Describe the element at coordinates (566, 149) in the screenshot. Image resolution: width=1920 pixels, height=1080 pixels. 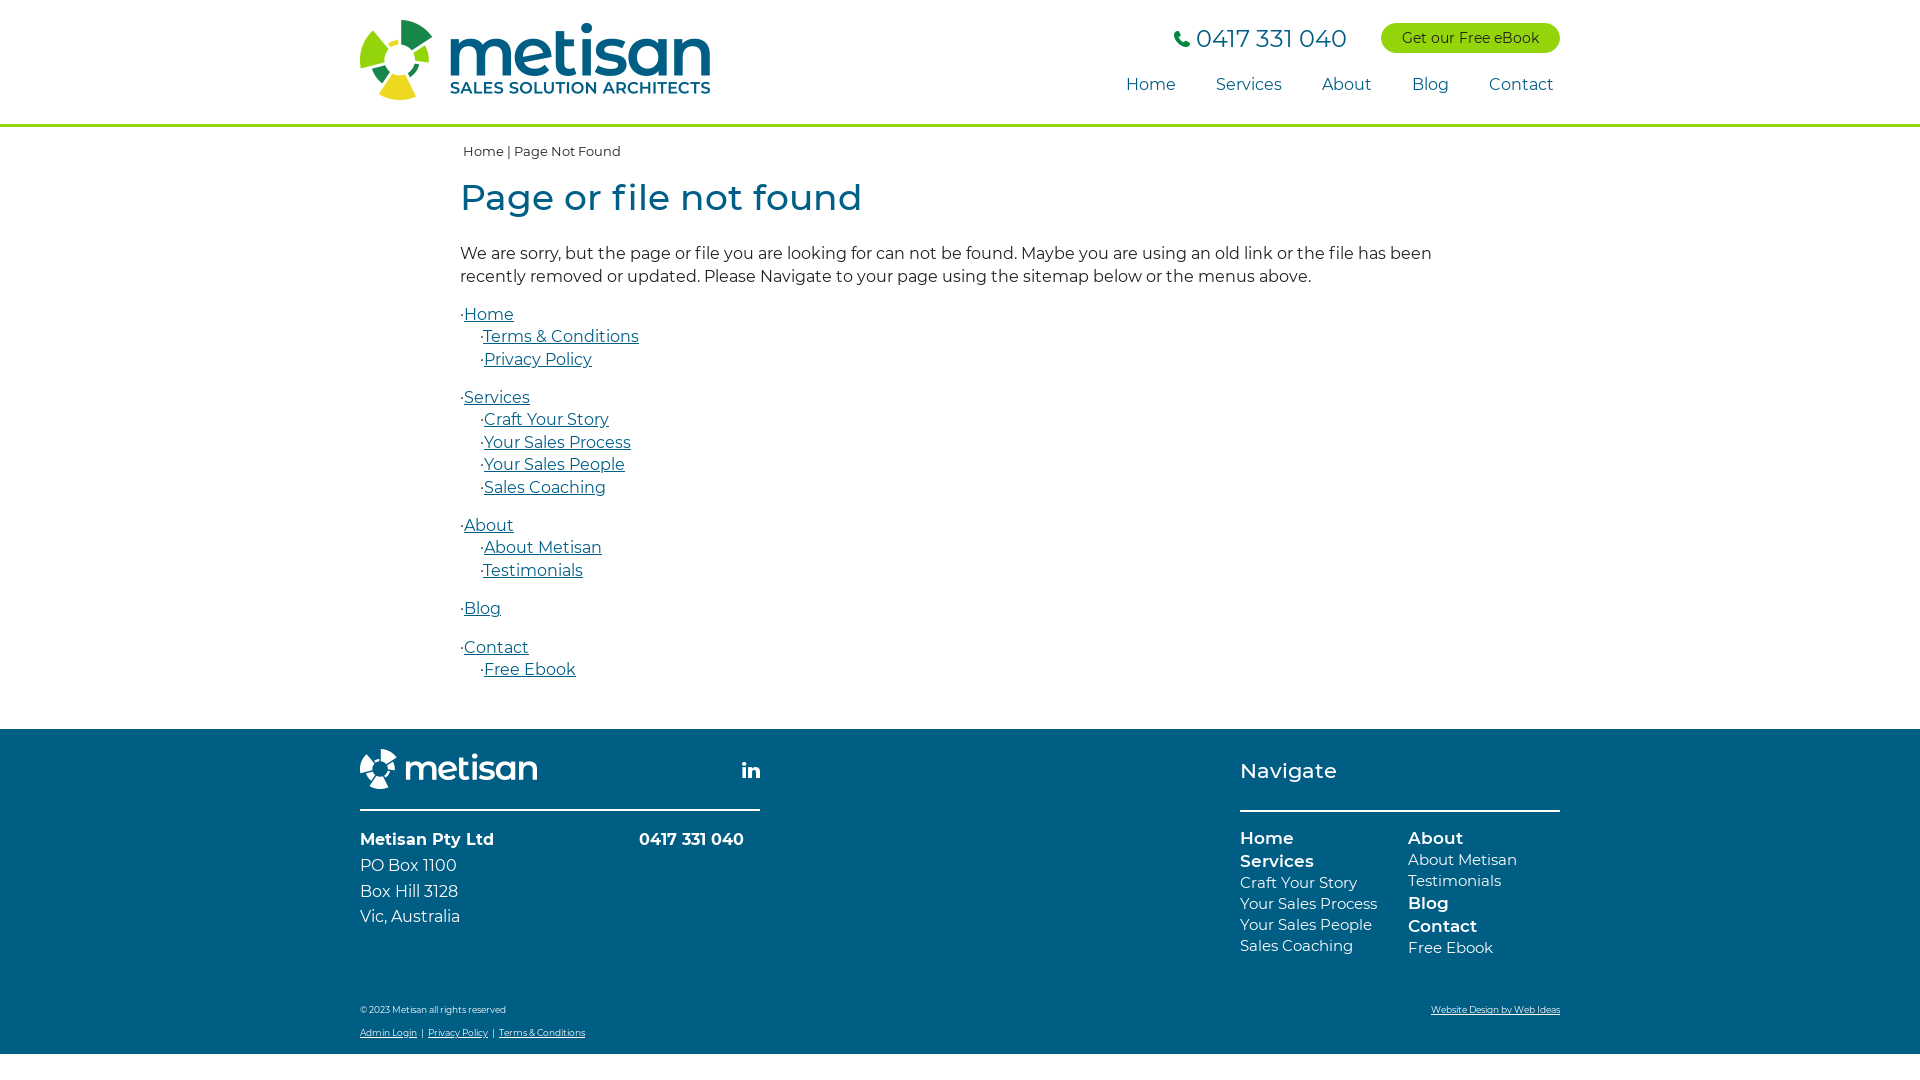
I see `'Page Not Found'` at that location.